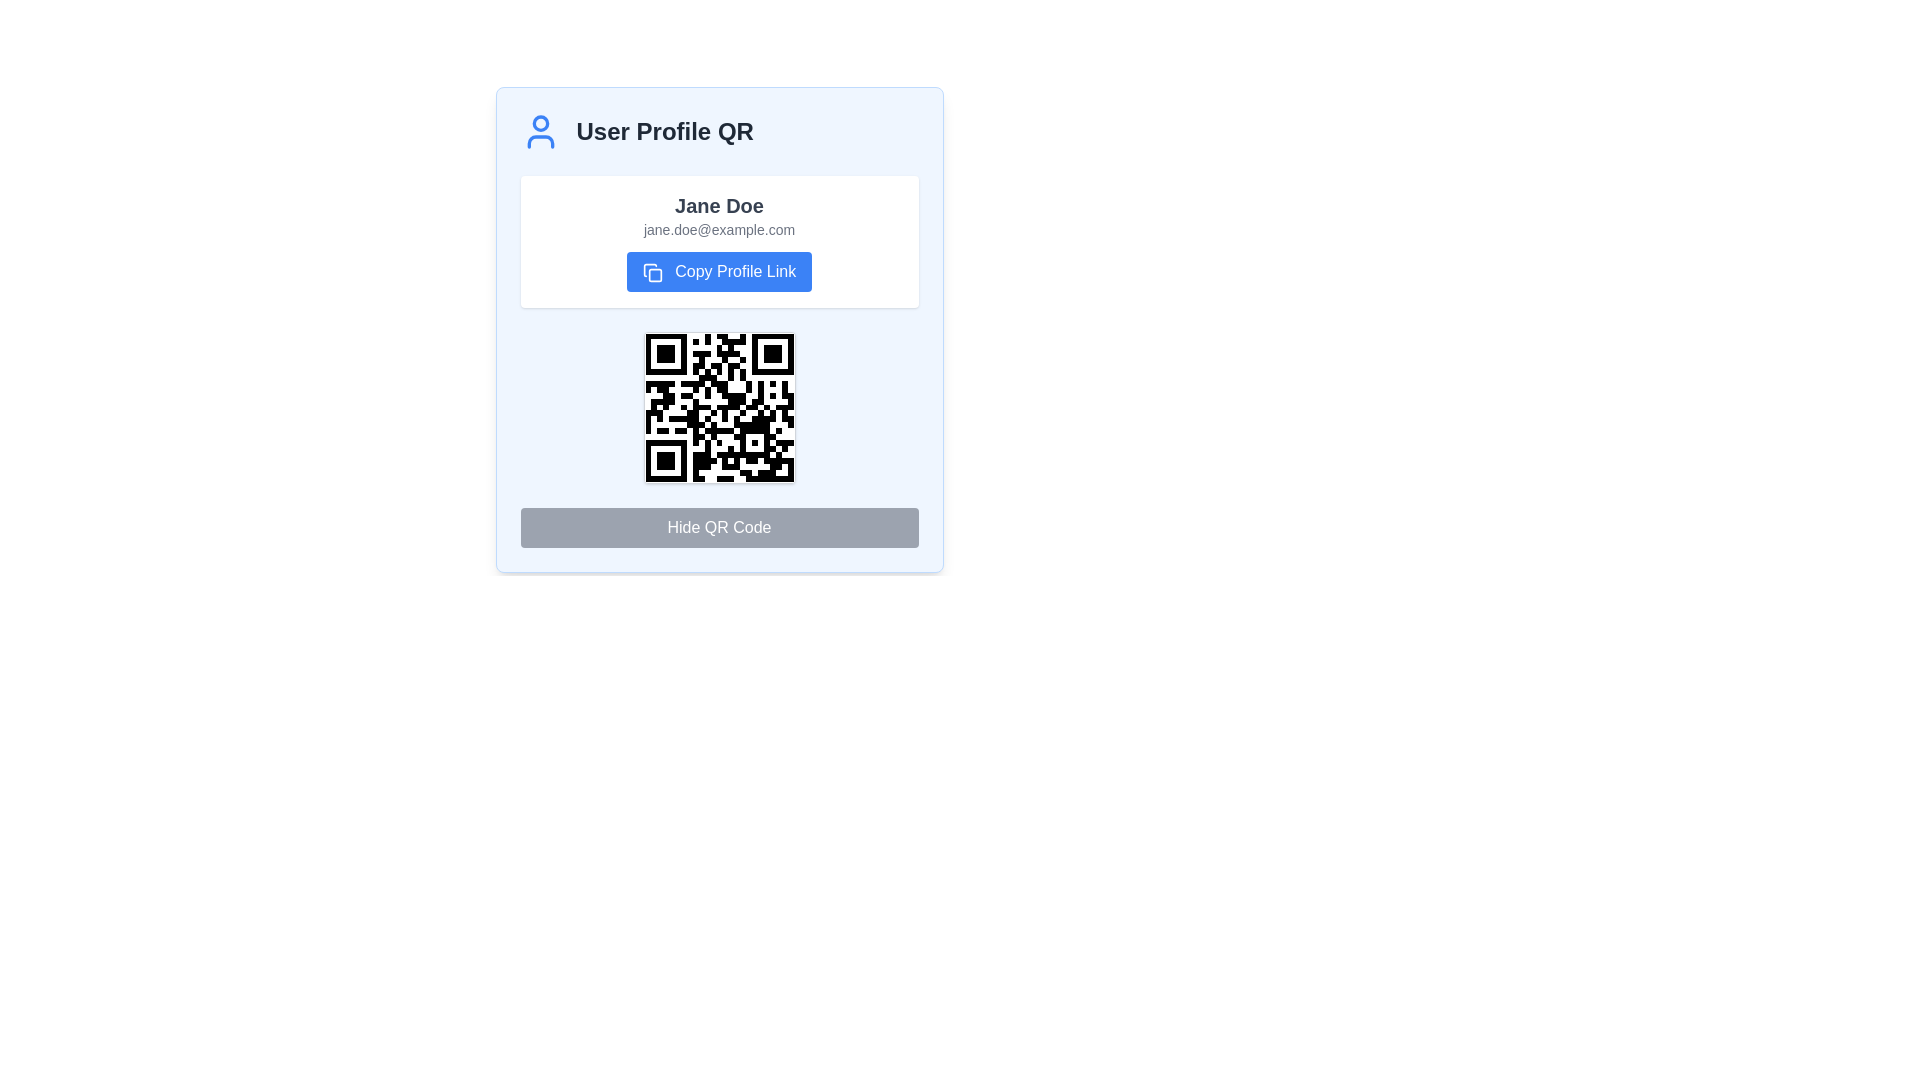 The height and width of the screenshot is (1080, 1920). Describe the element at coordinates (719, 229) in the screenshot. I see `the email address 'jane.doe@example.com' displayed in a small, gray-colored font, located beneath the name 'Jane Doe' and above the 'Copy Profile Link' button in the user profile section` at that location.